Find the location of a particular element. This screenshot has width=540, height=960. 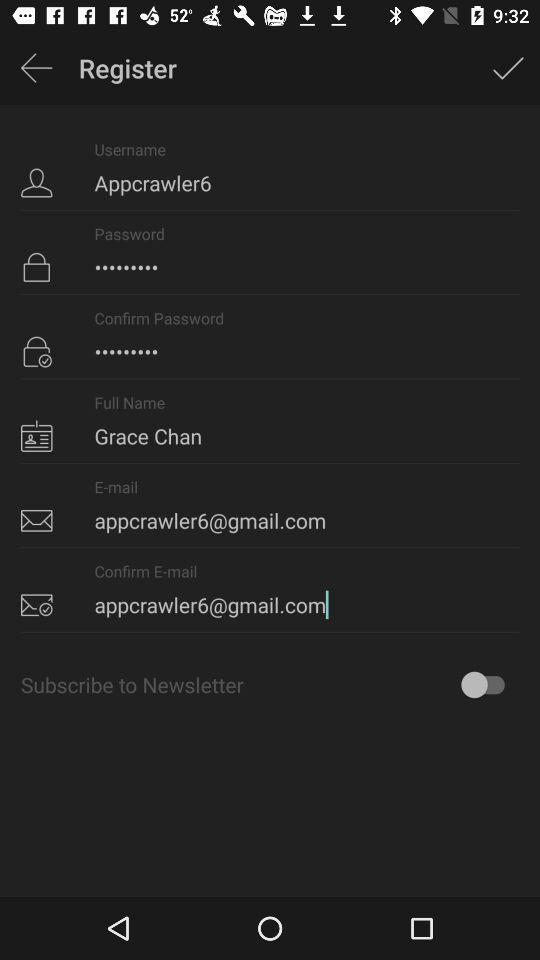

go back is located at coordinates (36, 68).